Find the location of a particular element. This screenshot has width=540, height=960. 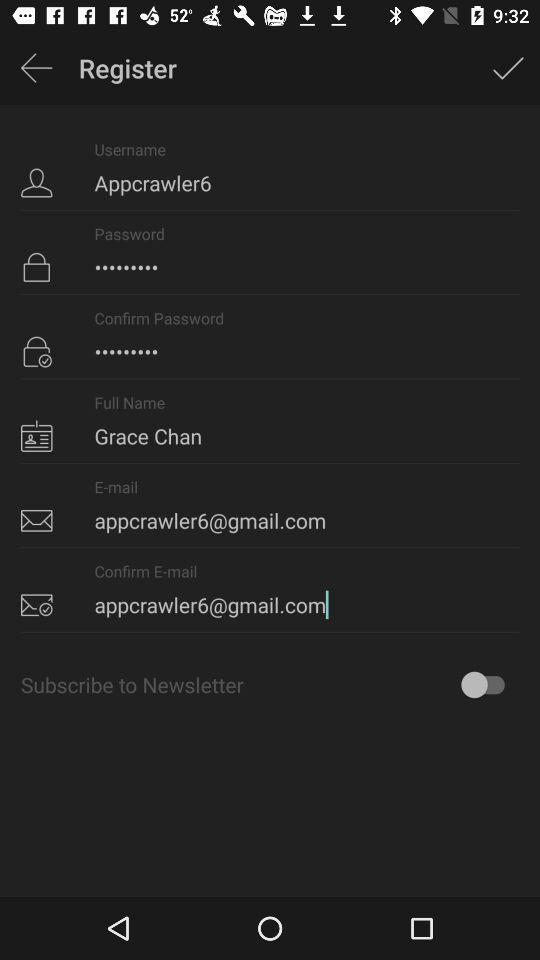

go back is located at coordinates (36, 68).